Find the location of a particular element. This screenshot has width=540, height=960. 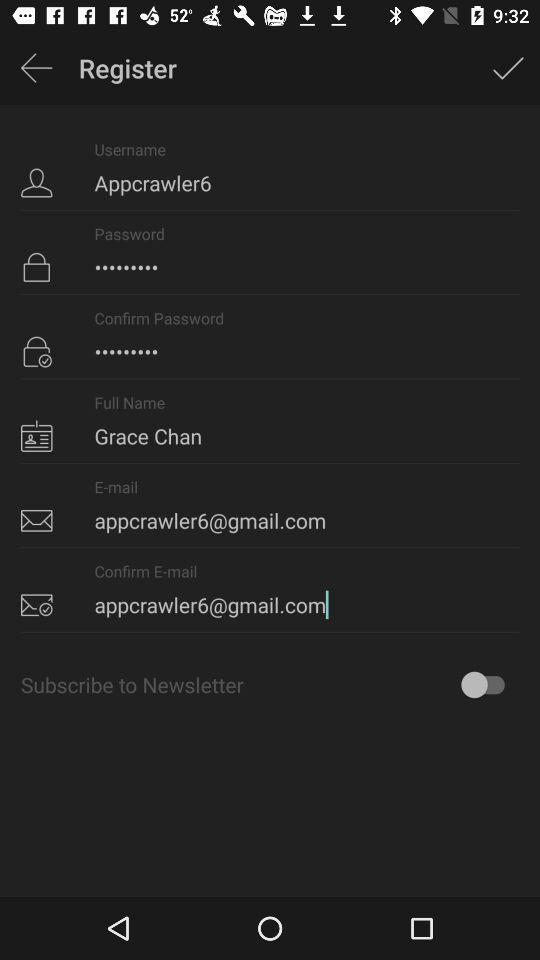

go back is located at coordinates (36, 68).